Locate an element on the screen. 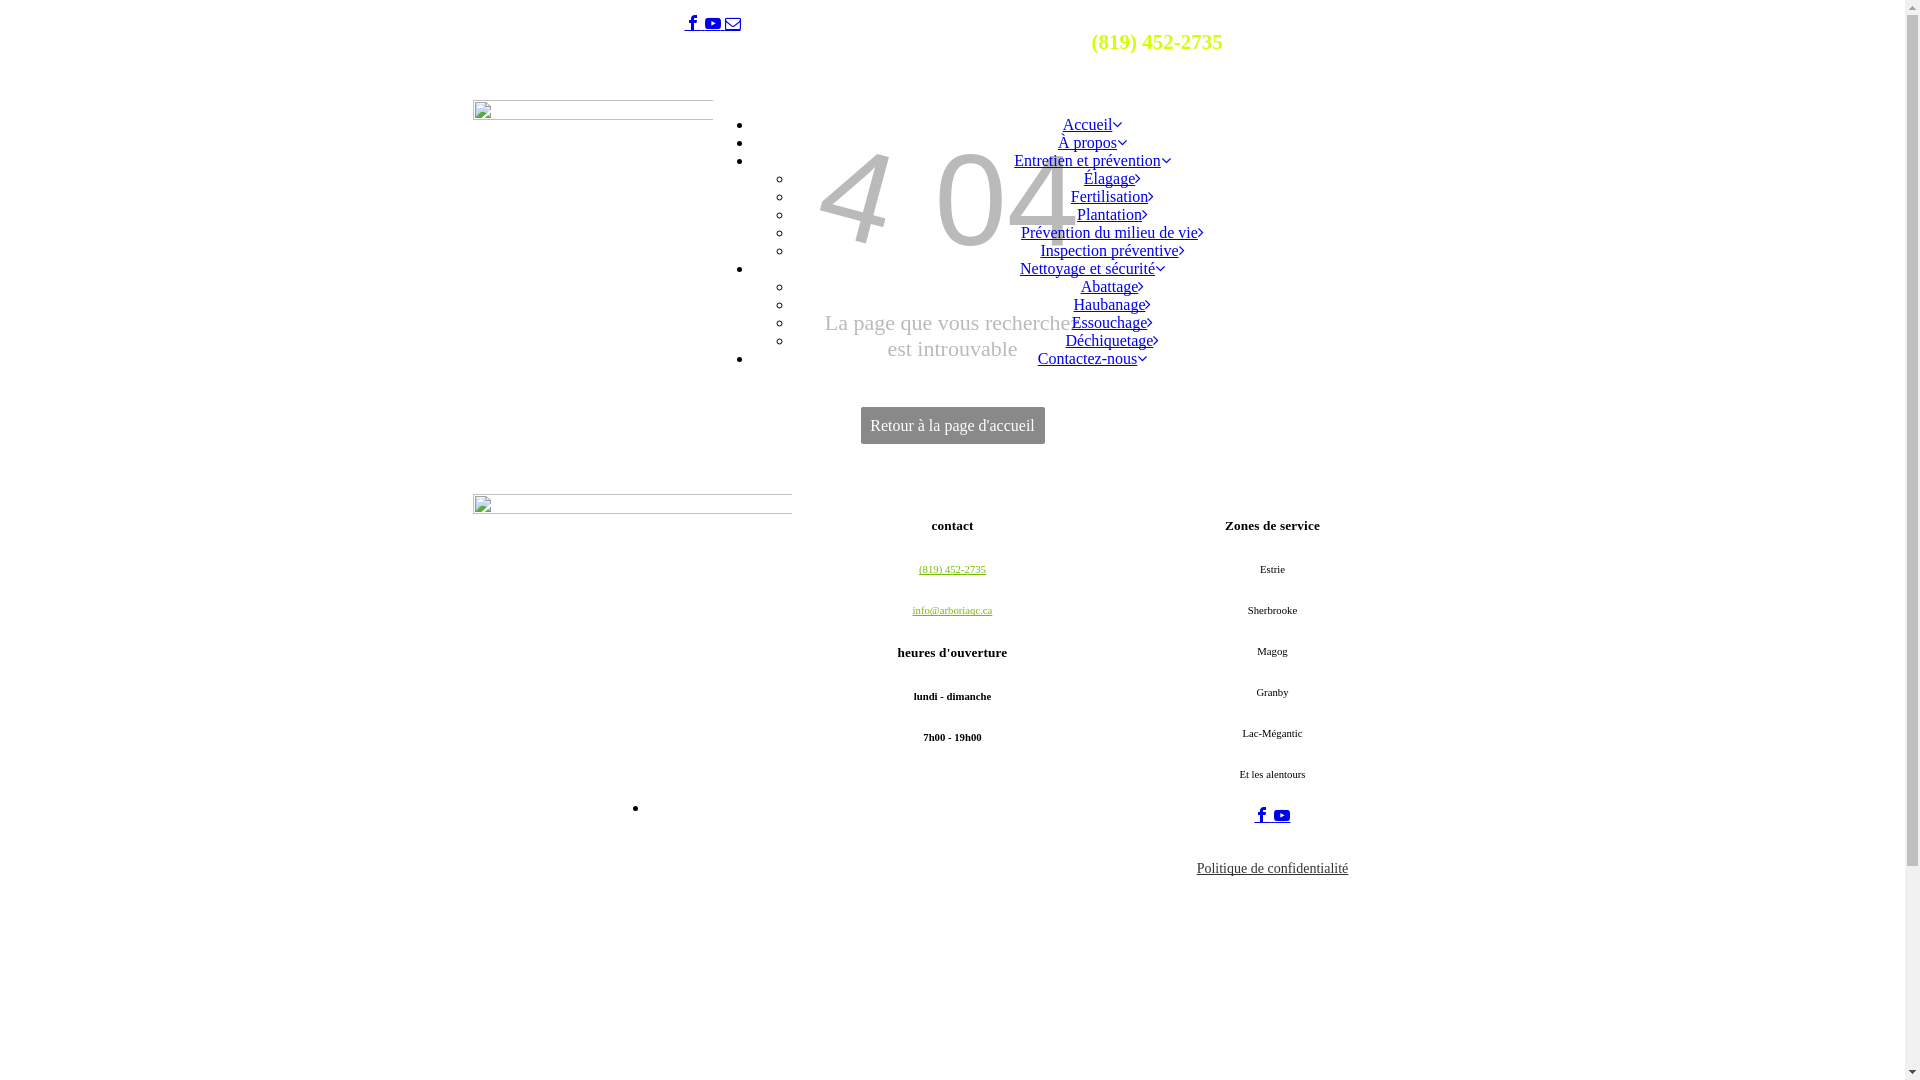 This screenshot has width=1920, height=1080. 'Plantation' is located at coordinates (1111, 214).